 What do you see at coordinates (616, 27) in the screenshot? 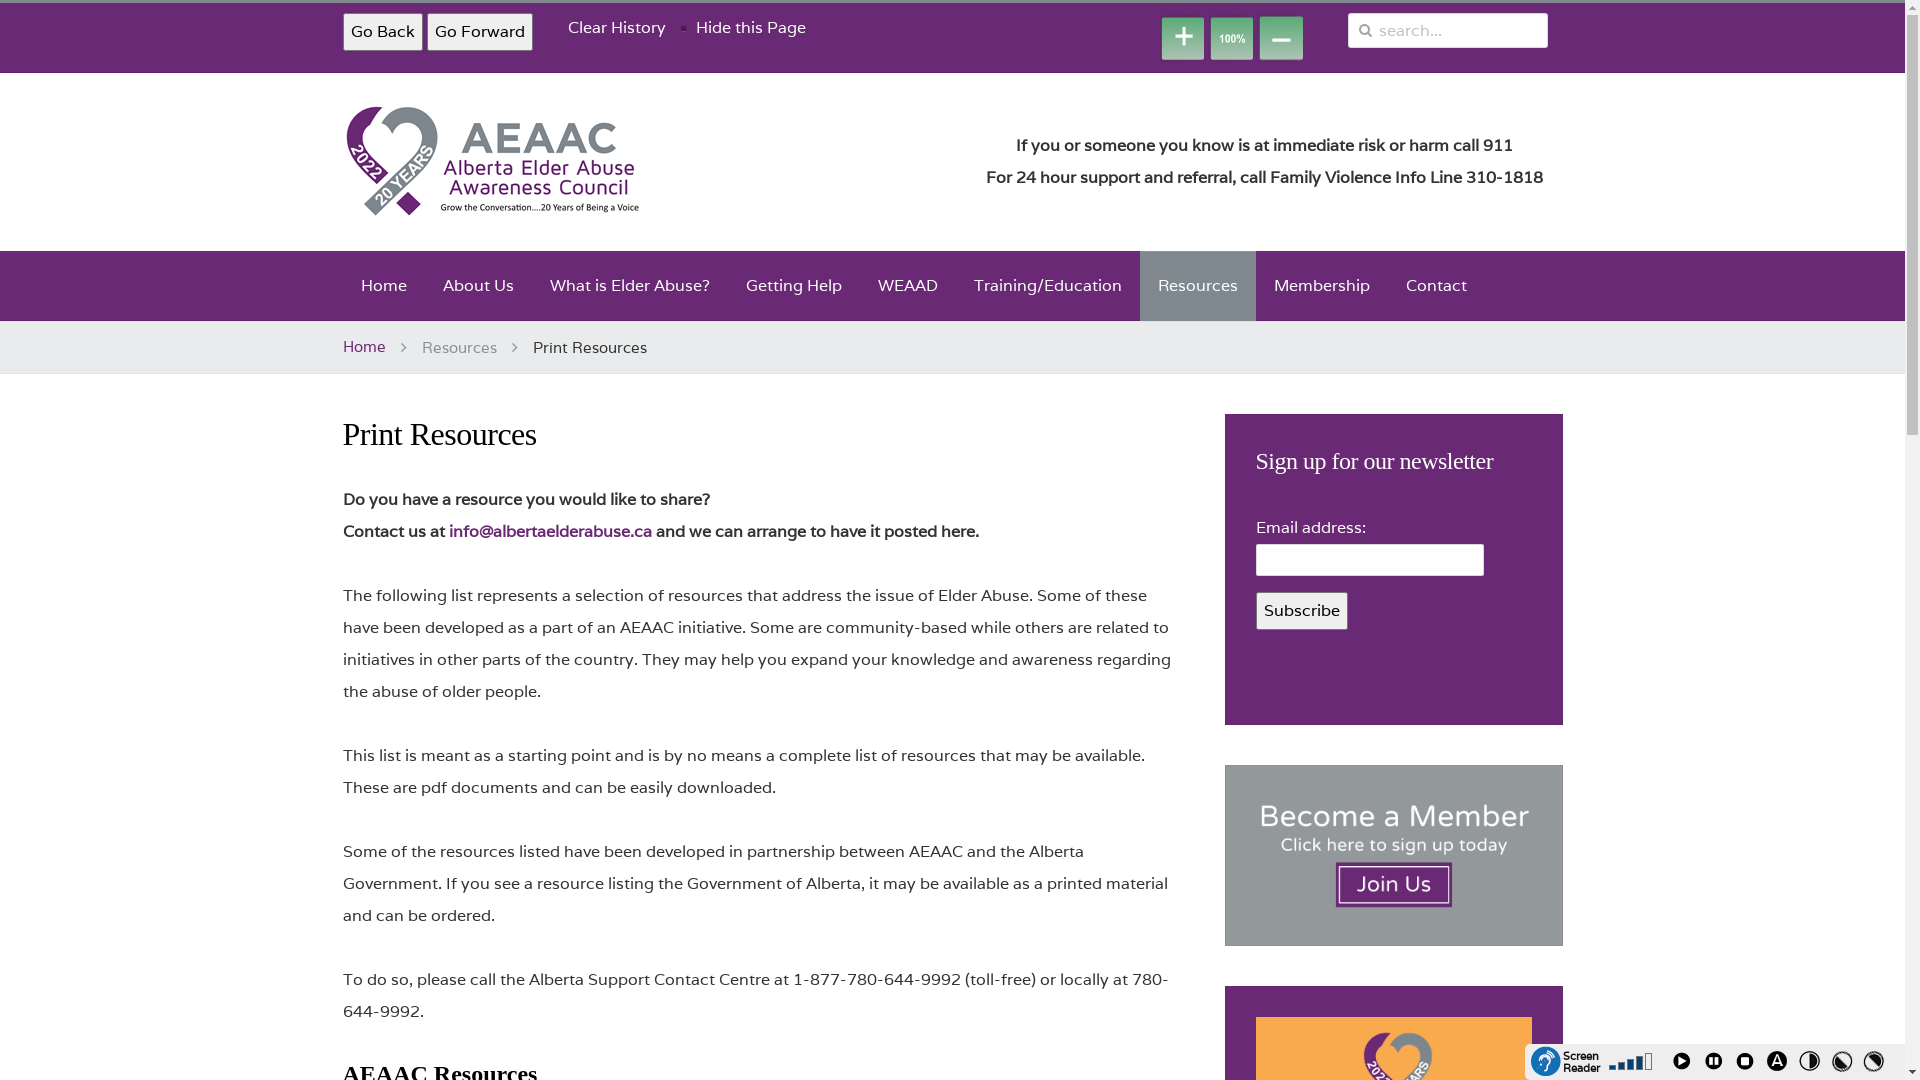
I see `'Clear History'` at bounding box center [616, 27].